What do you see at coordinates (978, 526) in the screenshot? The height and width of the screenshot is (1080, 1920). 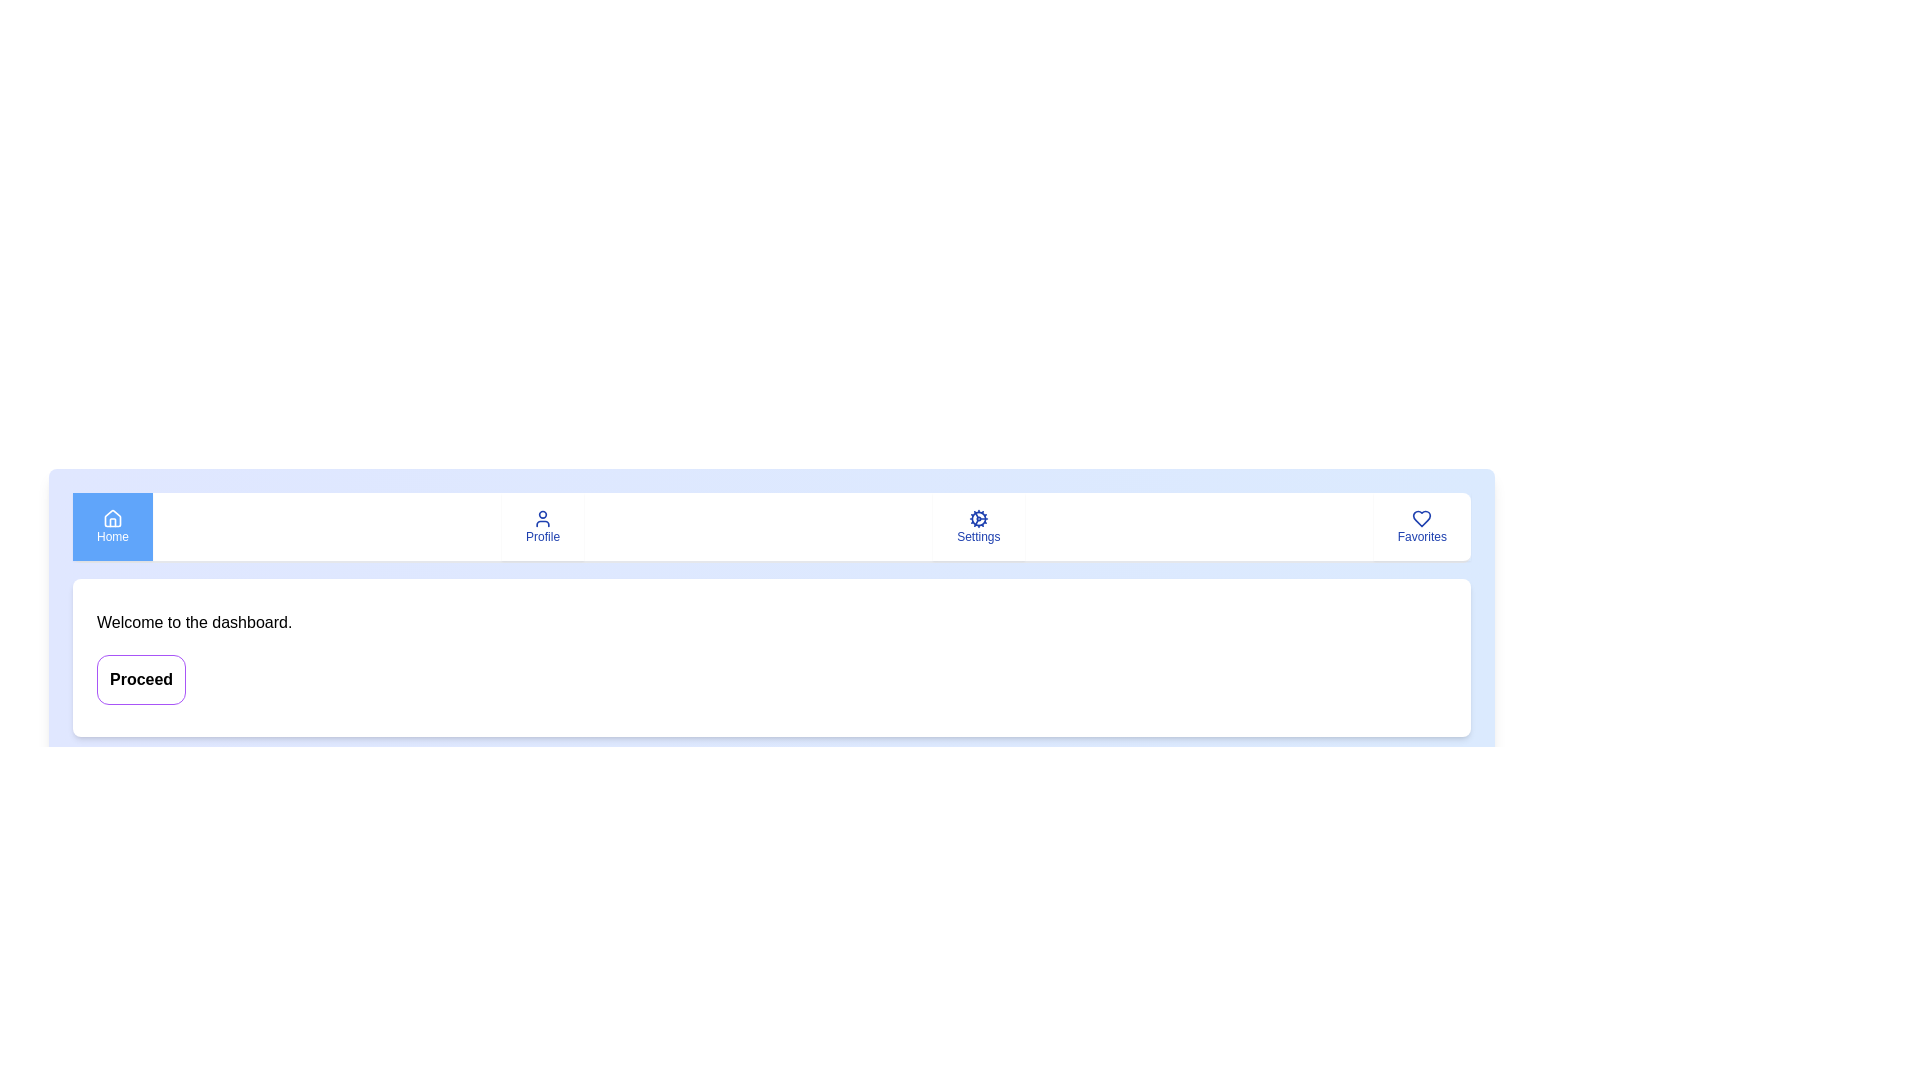 I see `the tab button labeled Settings to observe its hover effect` at bounding box center [978, 526].